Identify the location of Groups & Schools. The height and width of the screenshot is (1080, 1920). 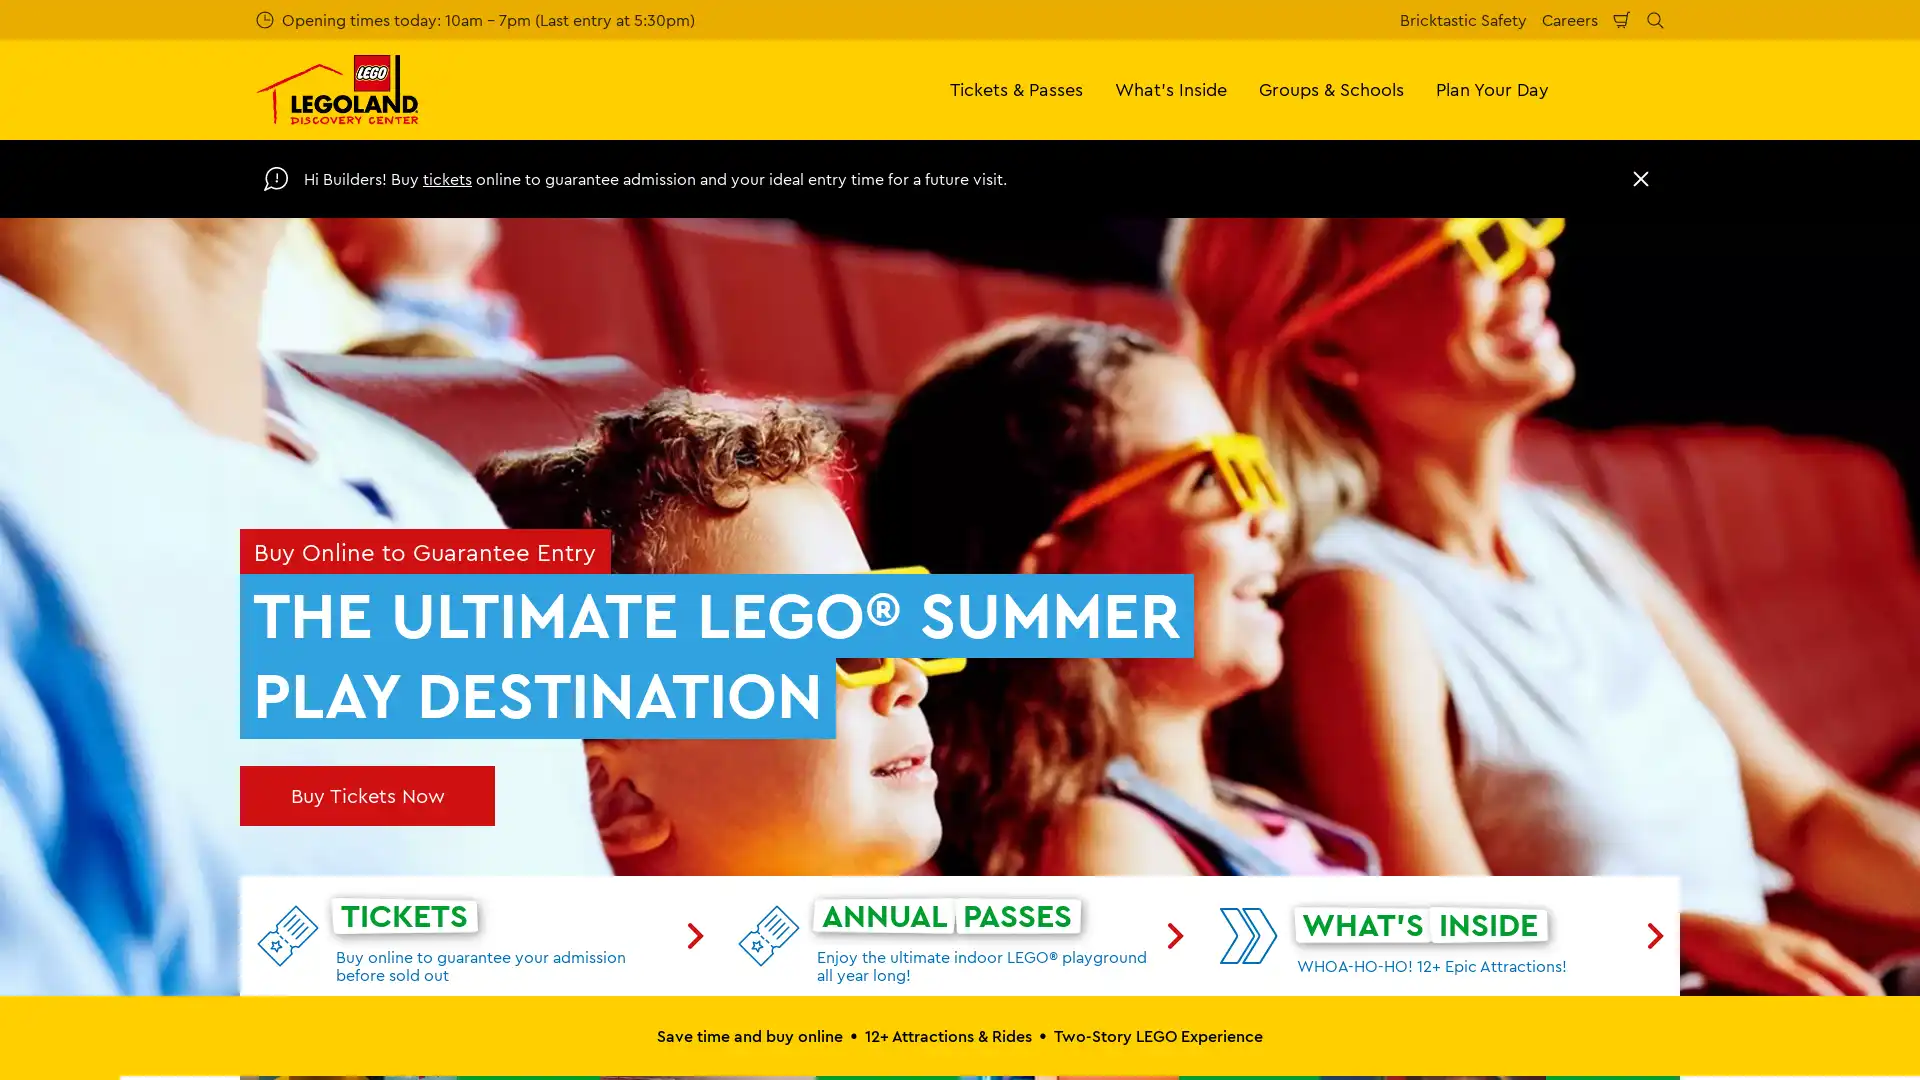
(1331, 88).